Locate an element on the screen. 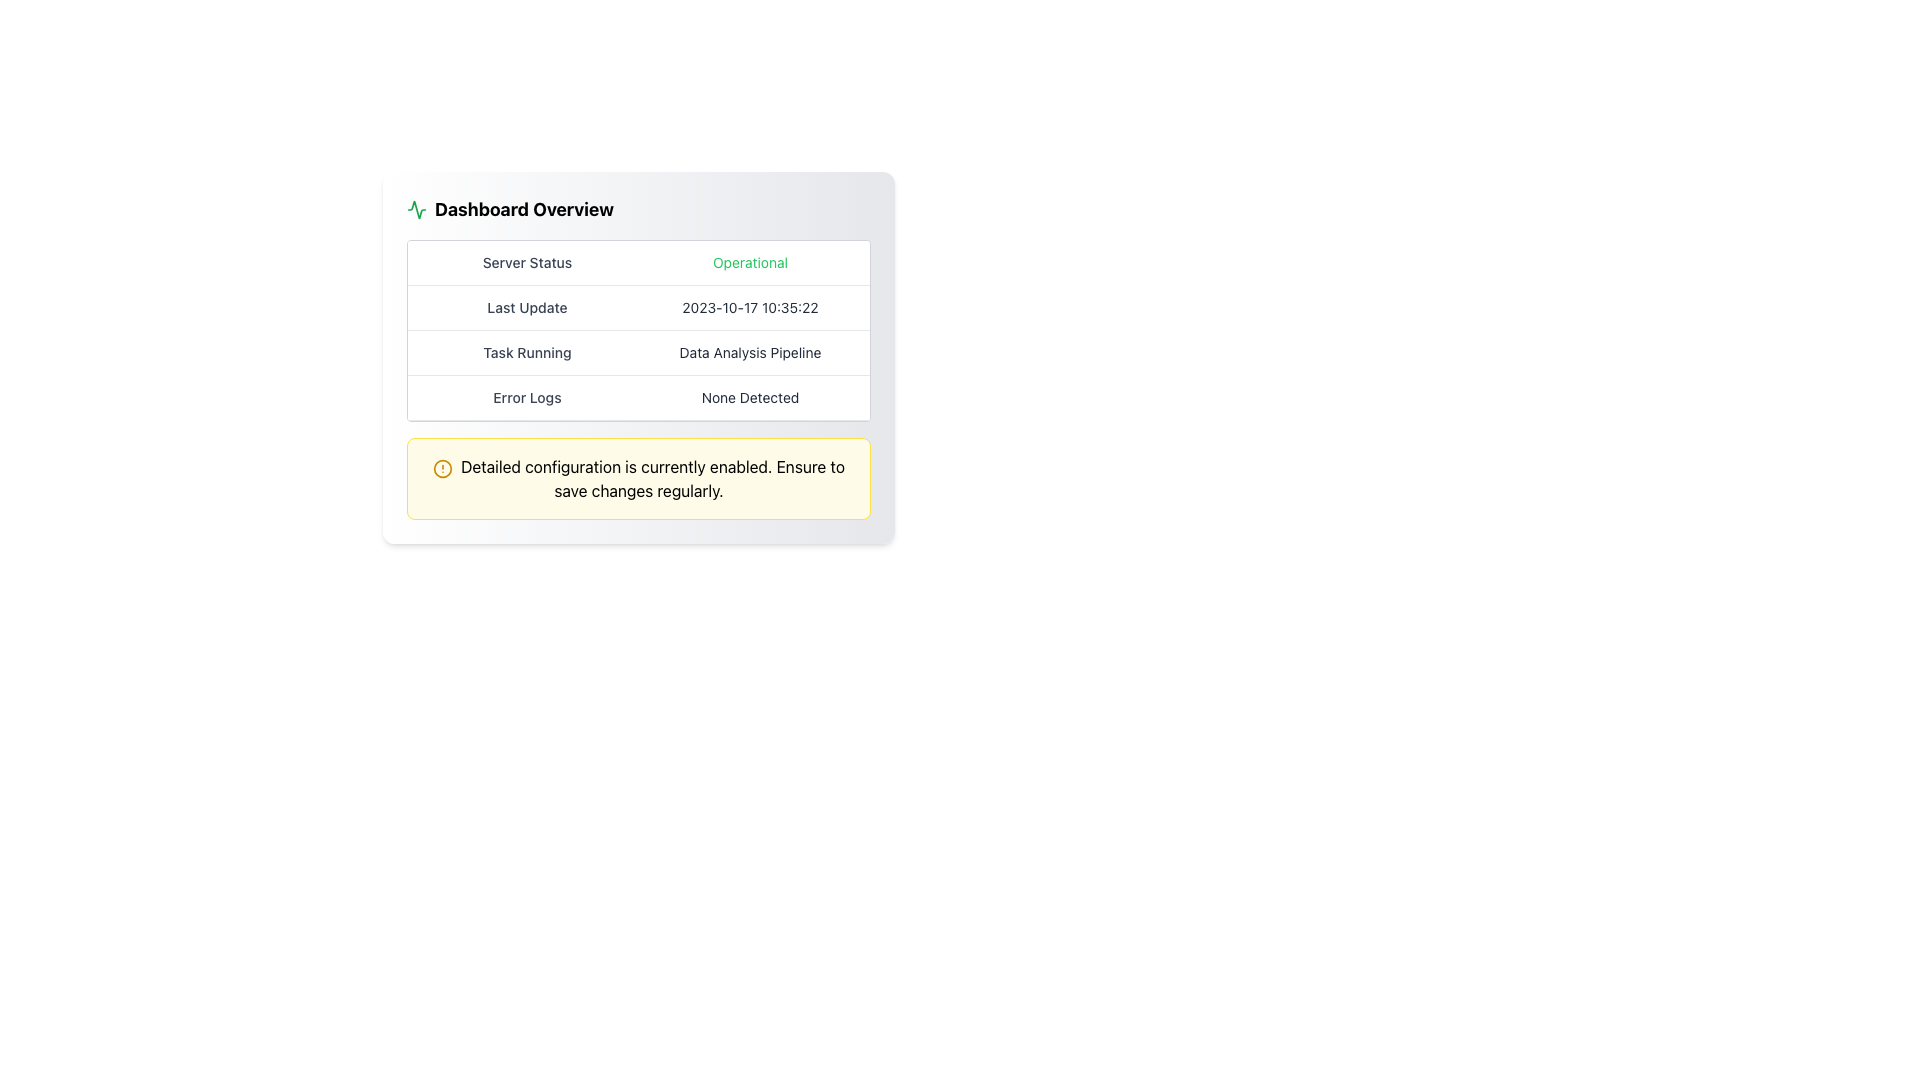 This screenshot has width=1920, height=1080. alert message displayed in the warning banner with a yellow background stating 'Detailed configuration is currently enabled. Ensure to save changes regularly.' is located at coordinates (637, 478).